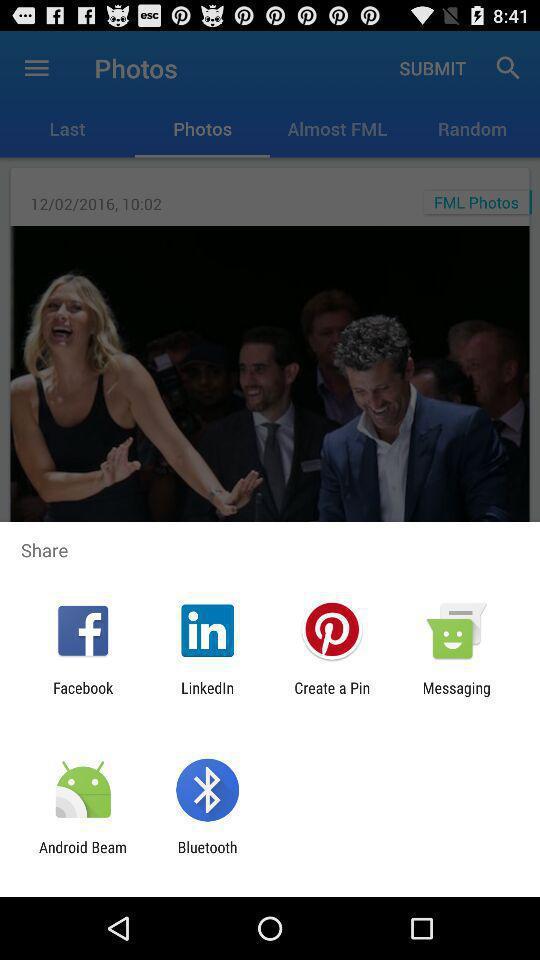 Image resolution: width=540 pixels, height=960 pixels. Describe the element at coordinates (82, 696) in the screenshot. I see `the facebook` at that location.